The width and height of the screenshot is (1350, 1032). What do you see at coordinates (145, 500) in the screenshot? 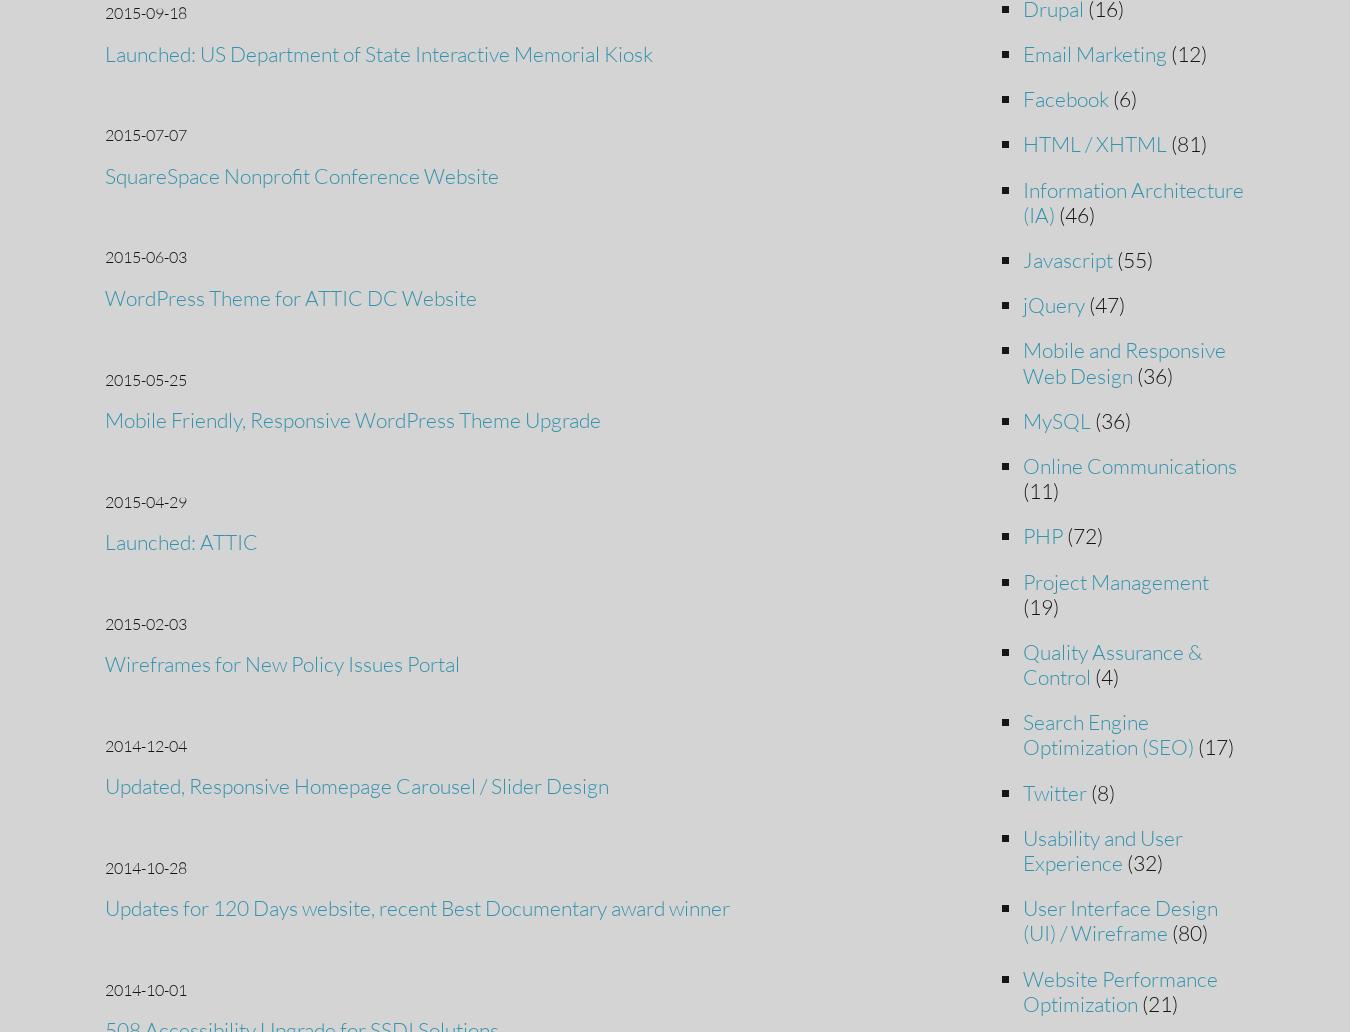
I see `'2015-04-29'` at bounding box center [145, 500].